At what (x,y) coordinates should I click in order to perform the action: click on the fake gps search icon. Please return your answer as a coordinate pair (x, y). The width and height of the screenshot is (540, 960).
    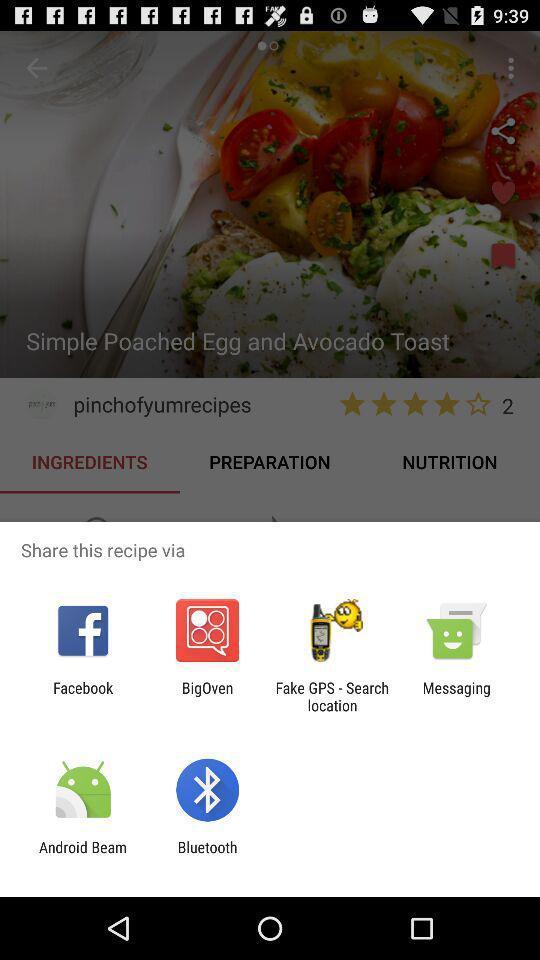
    Looking at the image, I should click on (332, 696).